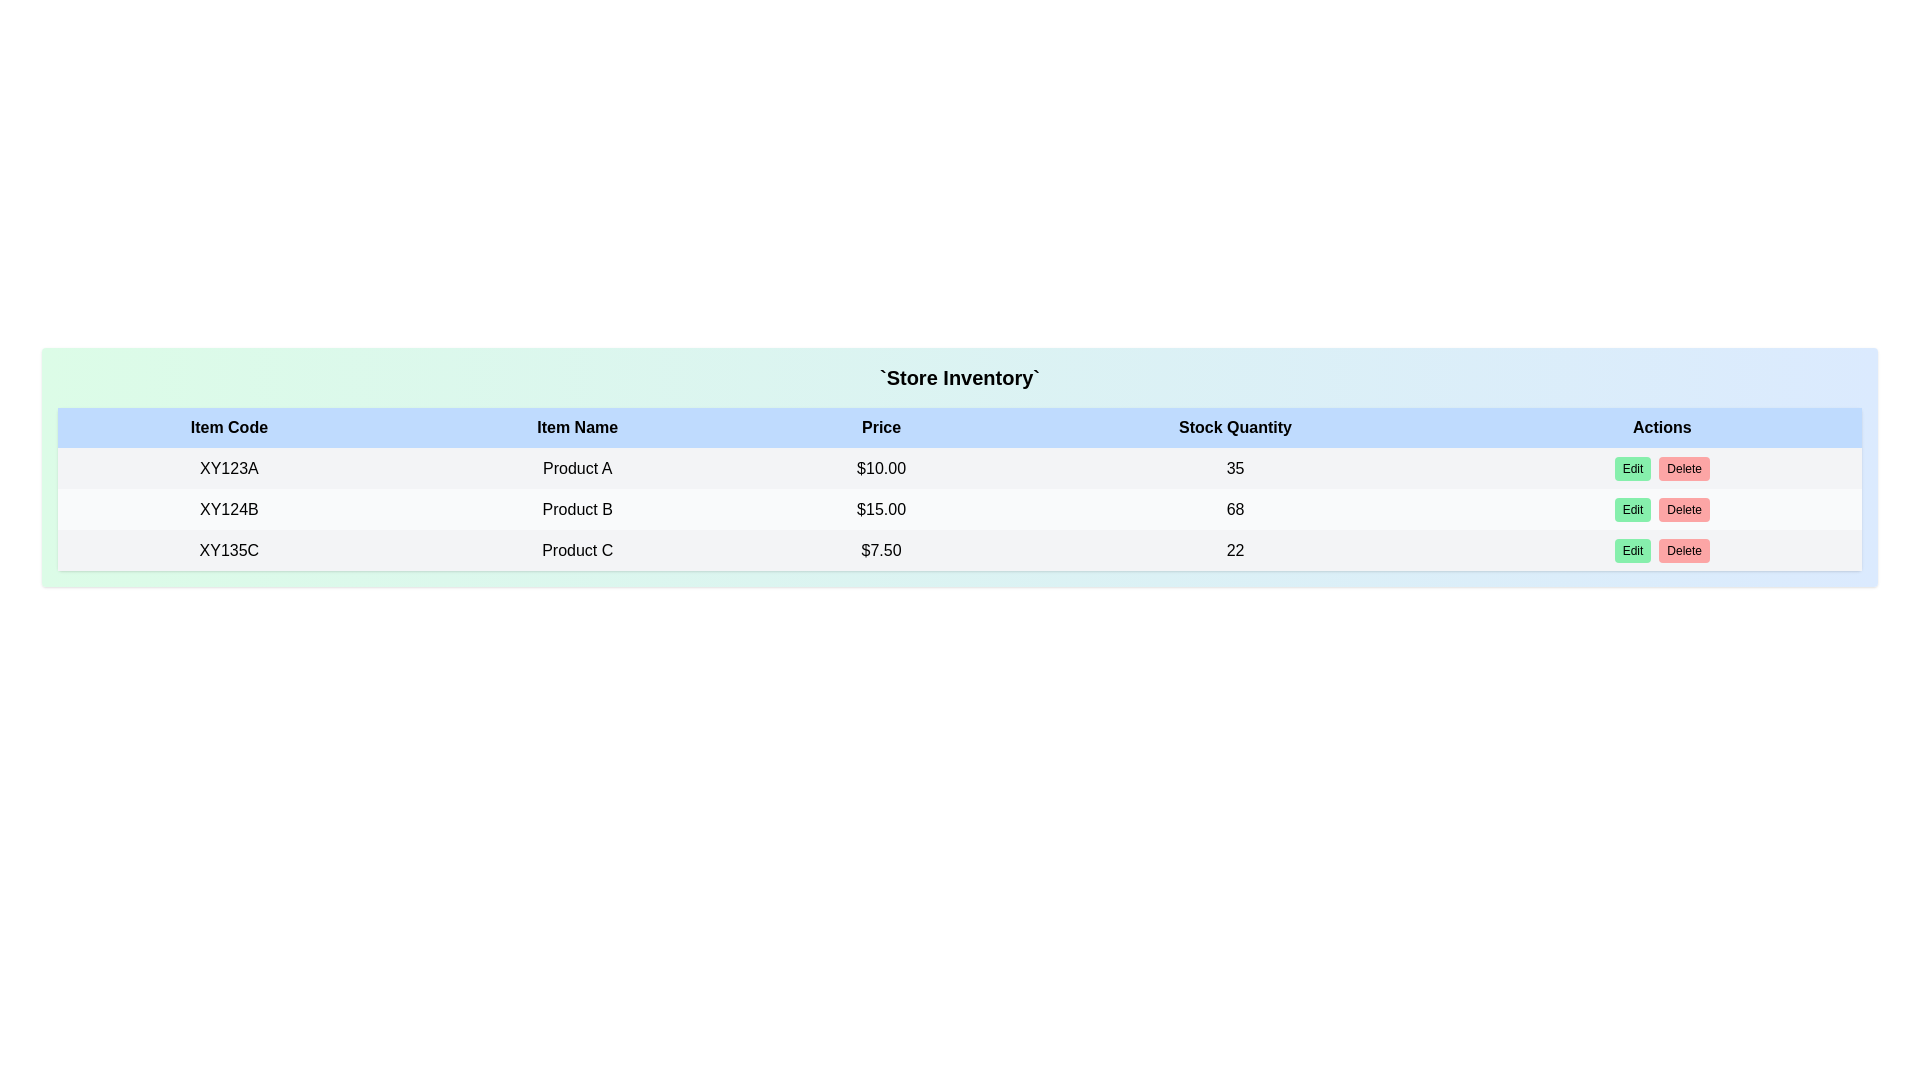  I want to click on the 'Edit' button in the grouped pair of action buttons for 'Product C' located in the final column of the 'Store Inventory' table corresponding to 'XY135C', so click(1661, 550).